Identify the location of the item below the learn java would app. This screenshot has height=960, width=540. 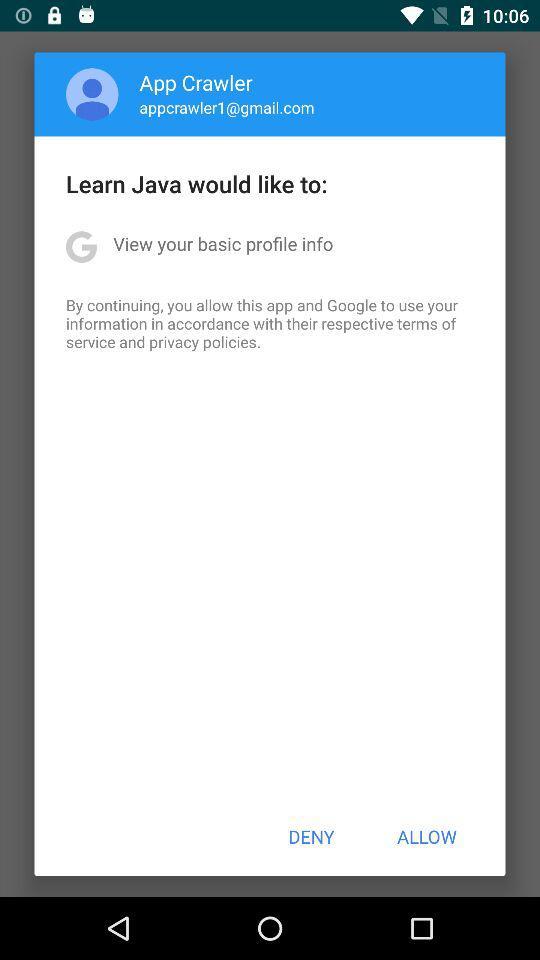
(222, 242).